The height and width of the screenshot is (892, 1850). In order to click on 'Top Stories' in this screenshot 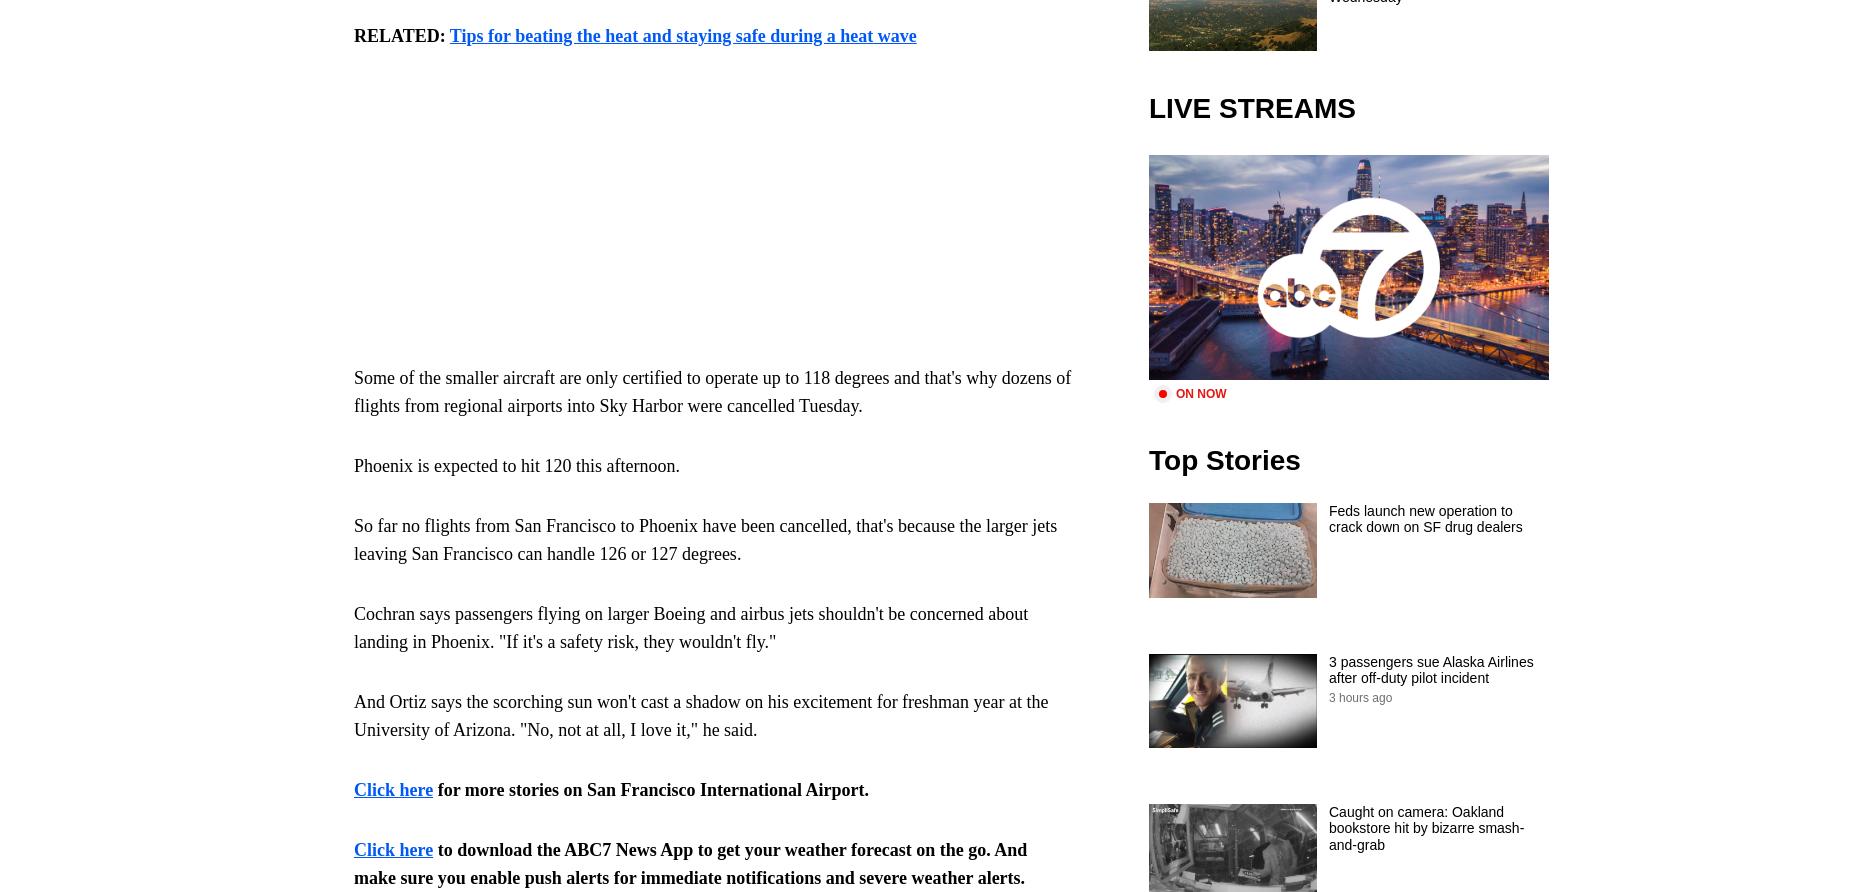, I will do `click(1223, 460)`.